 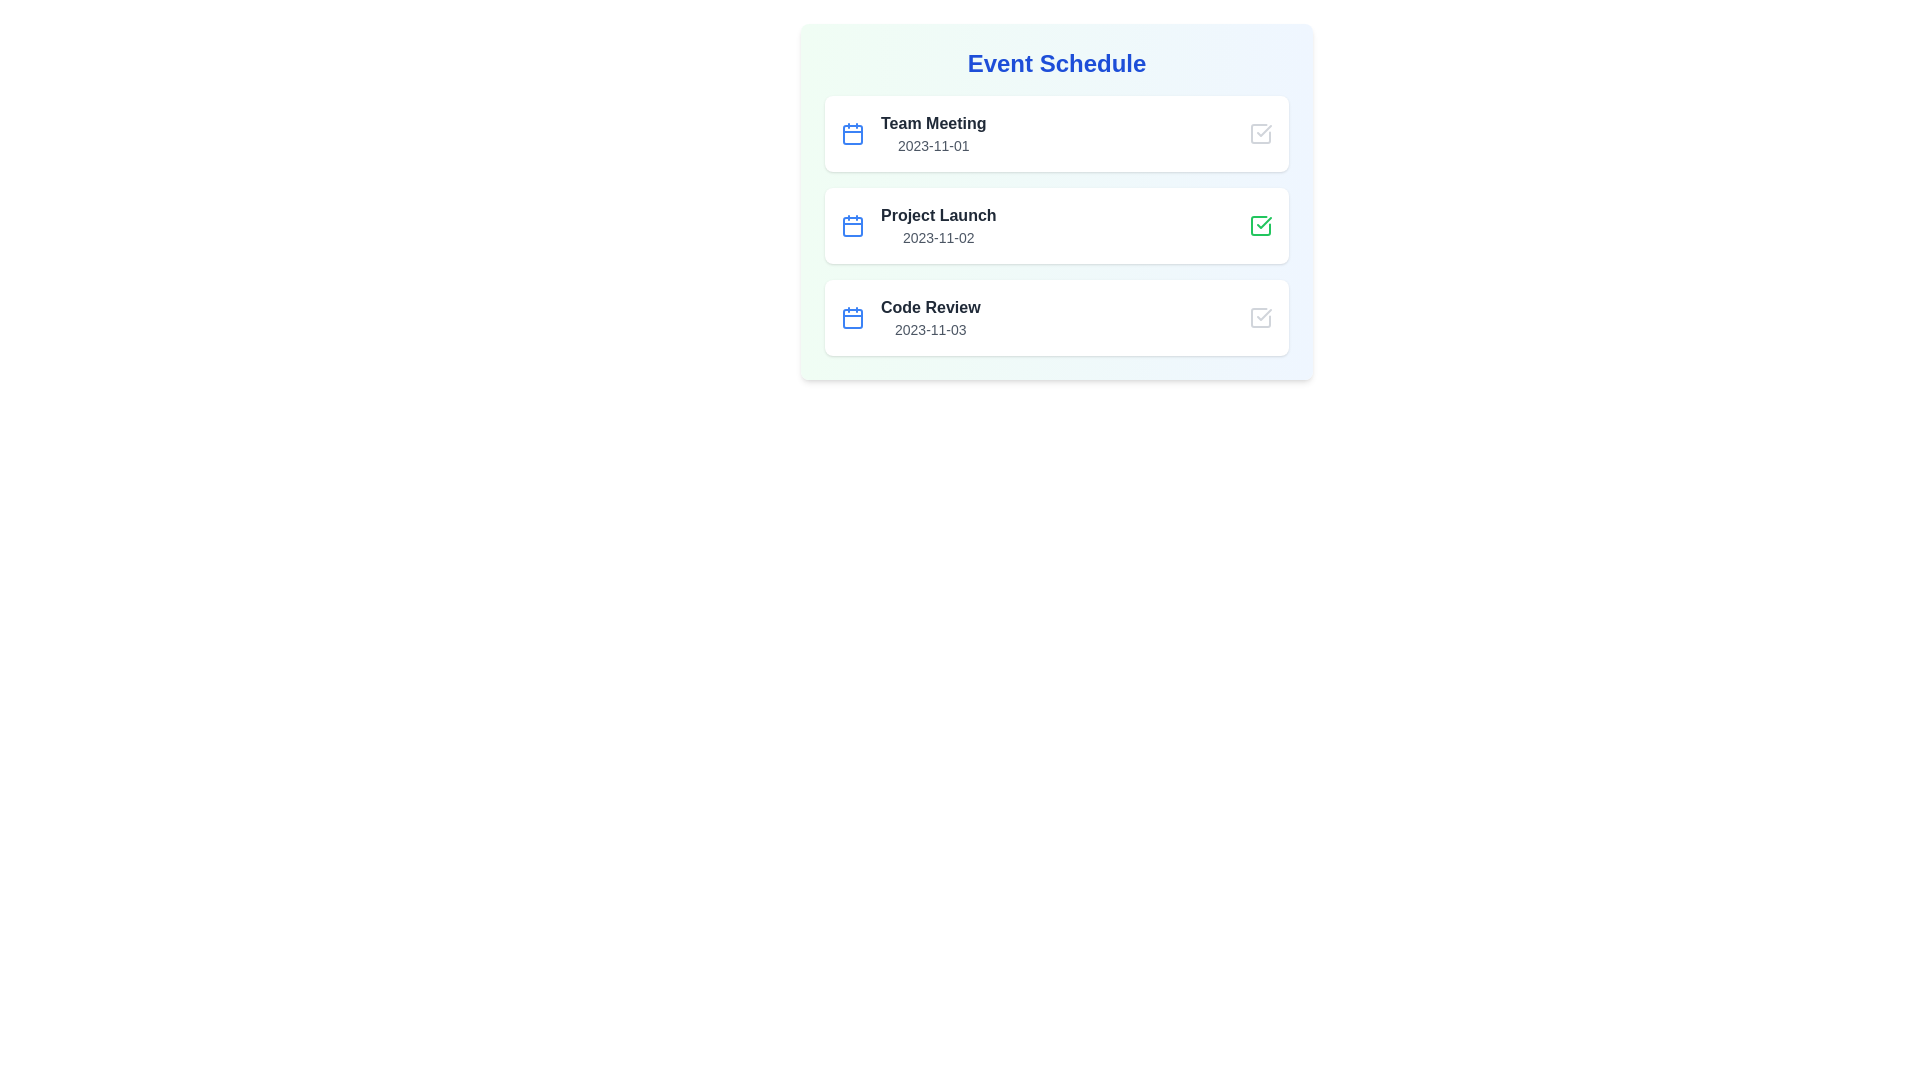 I want to click on the event titled Team Meeting to view its details, so click(x=932, y=123).